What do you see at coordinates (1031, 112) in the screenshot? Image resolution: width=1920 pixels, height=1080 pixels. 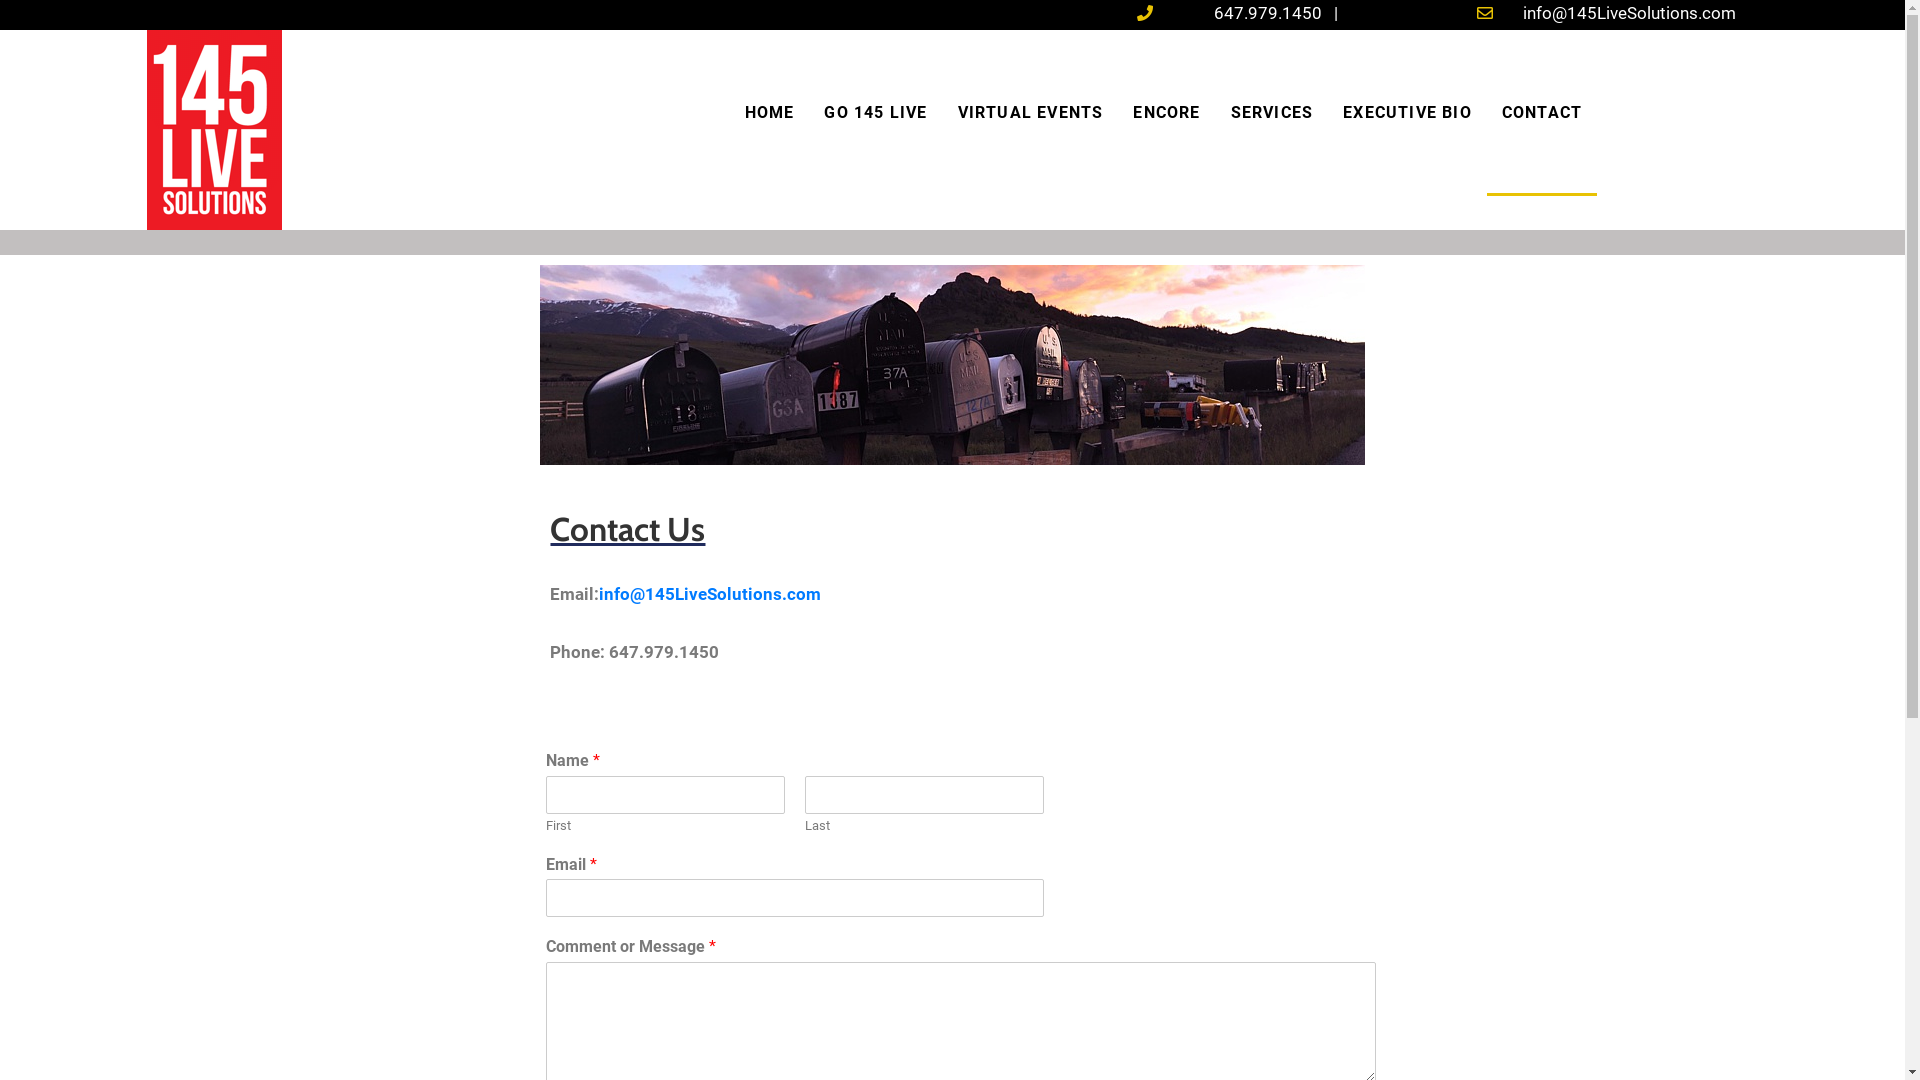 I see `'VIRTUAL EVENTS'` at bounding box center [1031, 112].